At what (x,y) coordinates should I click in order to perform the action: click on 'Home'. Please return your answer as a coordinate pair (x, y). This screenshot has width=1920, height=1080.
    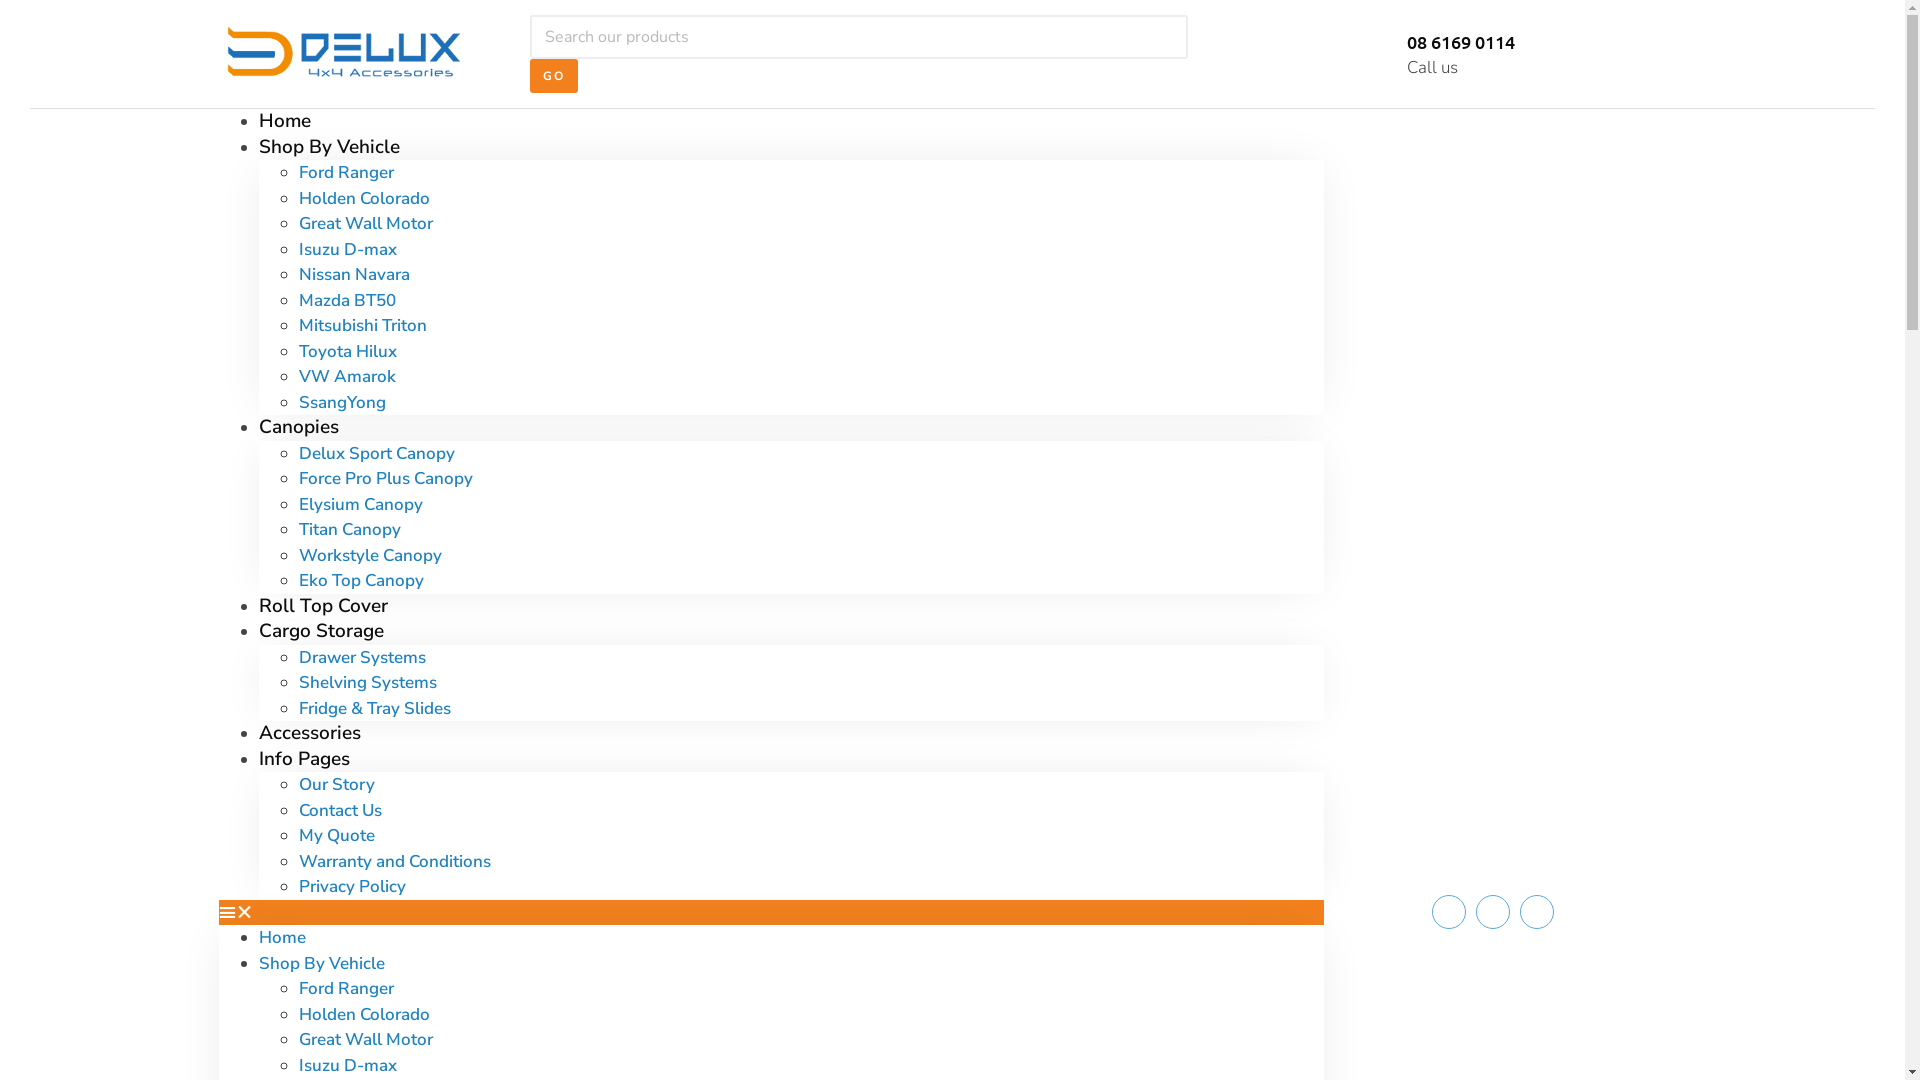
    Looking at the image, I should click on (257, 120).